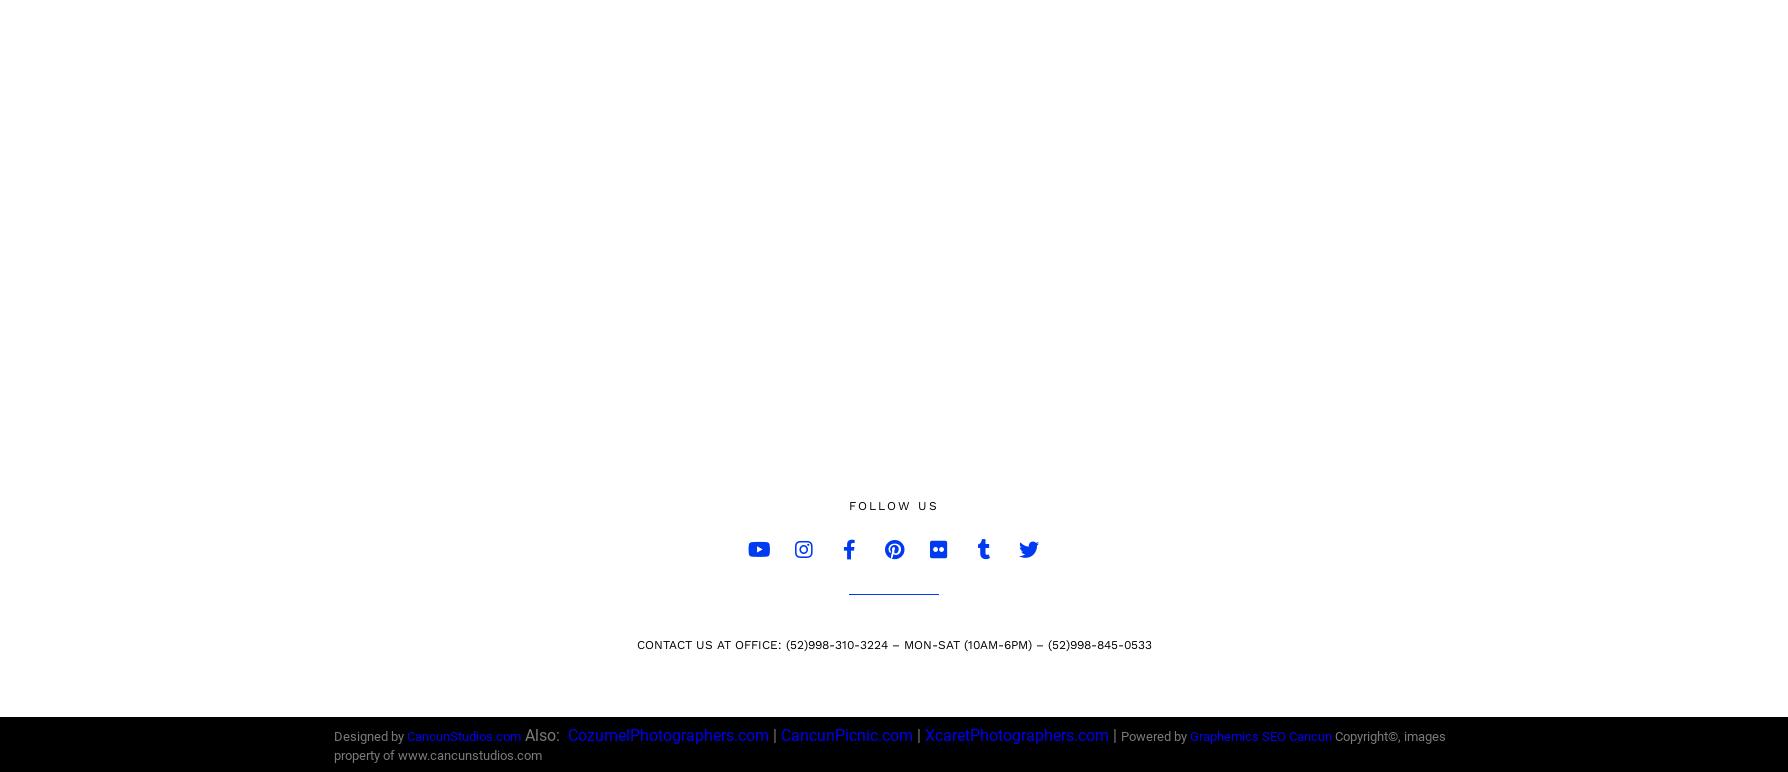  What do you see at coordinates (1154, 736) in the screenshot?
I see `'Powered by'` at bounding box center [1154, 736].